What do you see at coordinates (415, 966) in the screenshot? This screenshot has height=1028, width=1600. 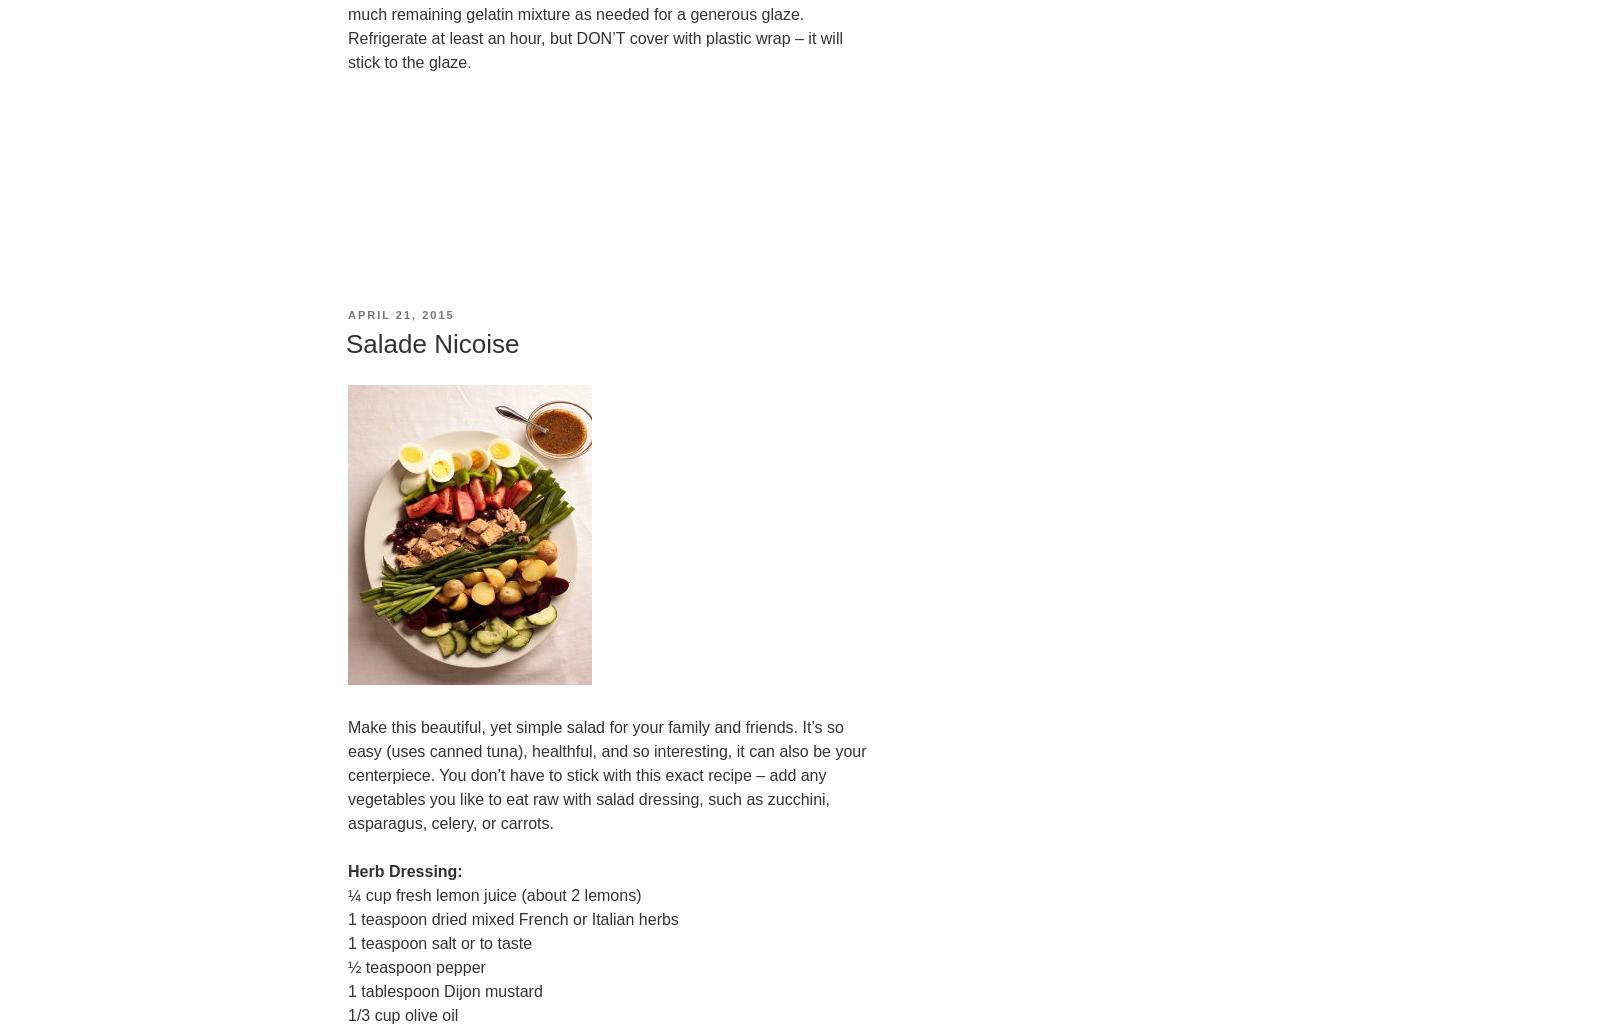 I see `'½ teaspoon pepper'` at bounding box center [415, 966].